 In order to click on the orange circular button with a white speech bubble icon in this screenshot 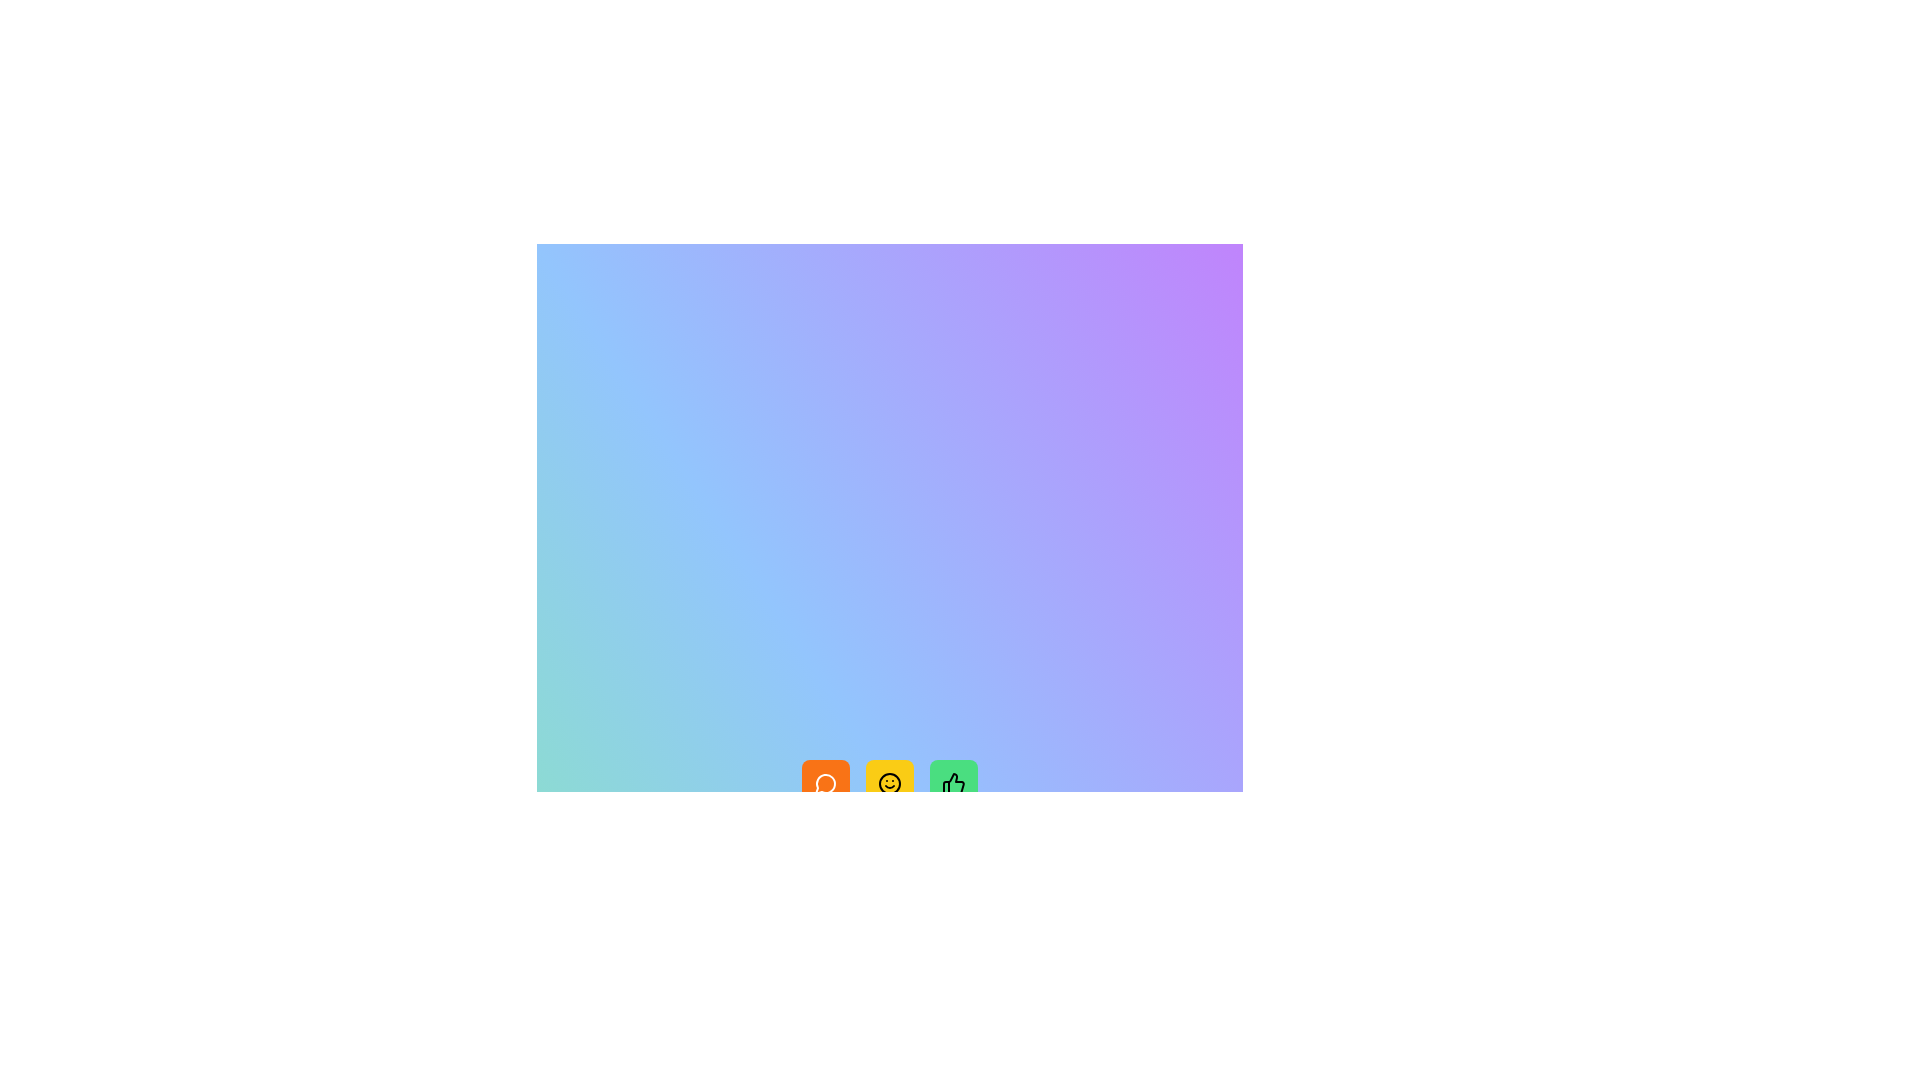, I will do `click(825, 782)`.